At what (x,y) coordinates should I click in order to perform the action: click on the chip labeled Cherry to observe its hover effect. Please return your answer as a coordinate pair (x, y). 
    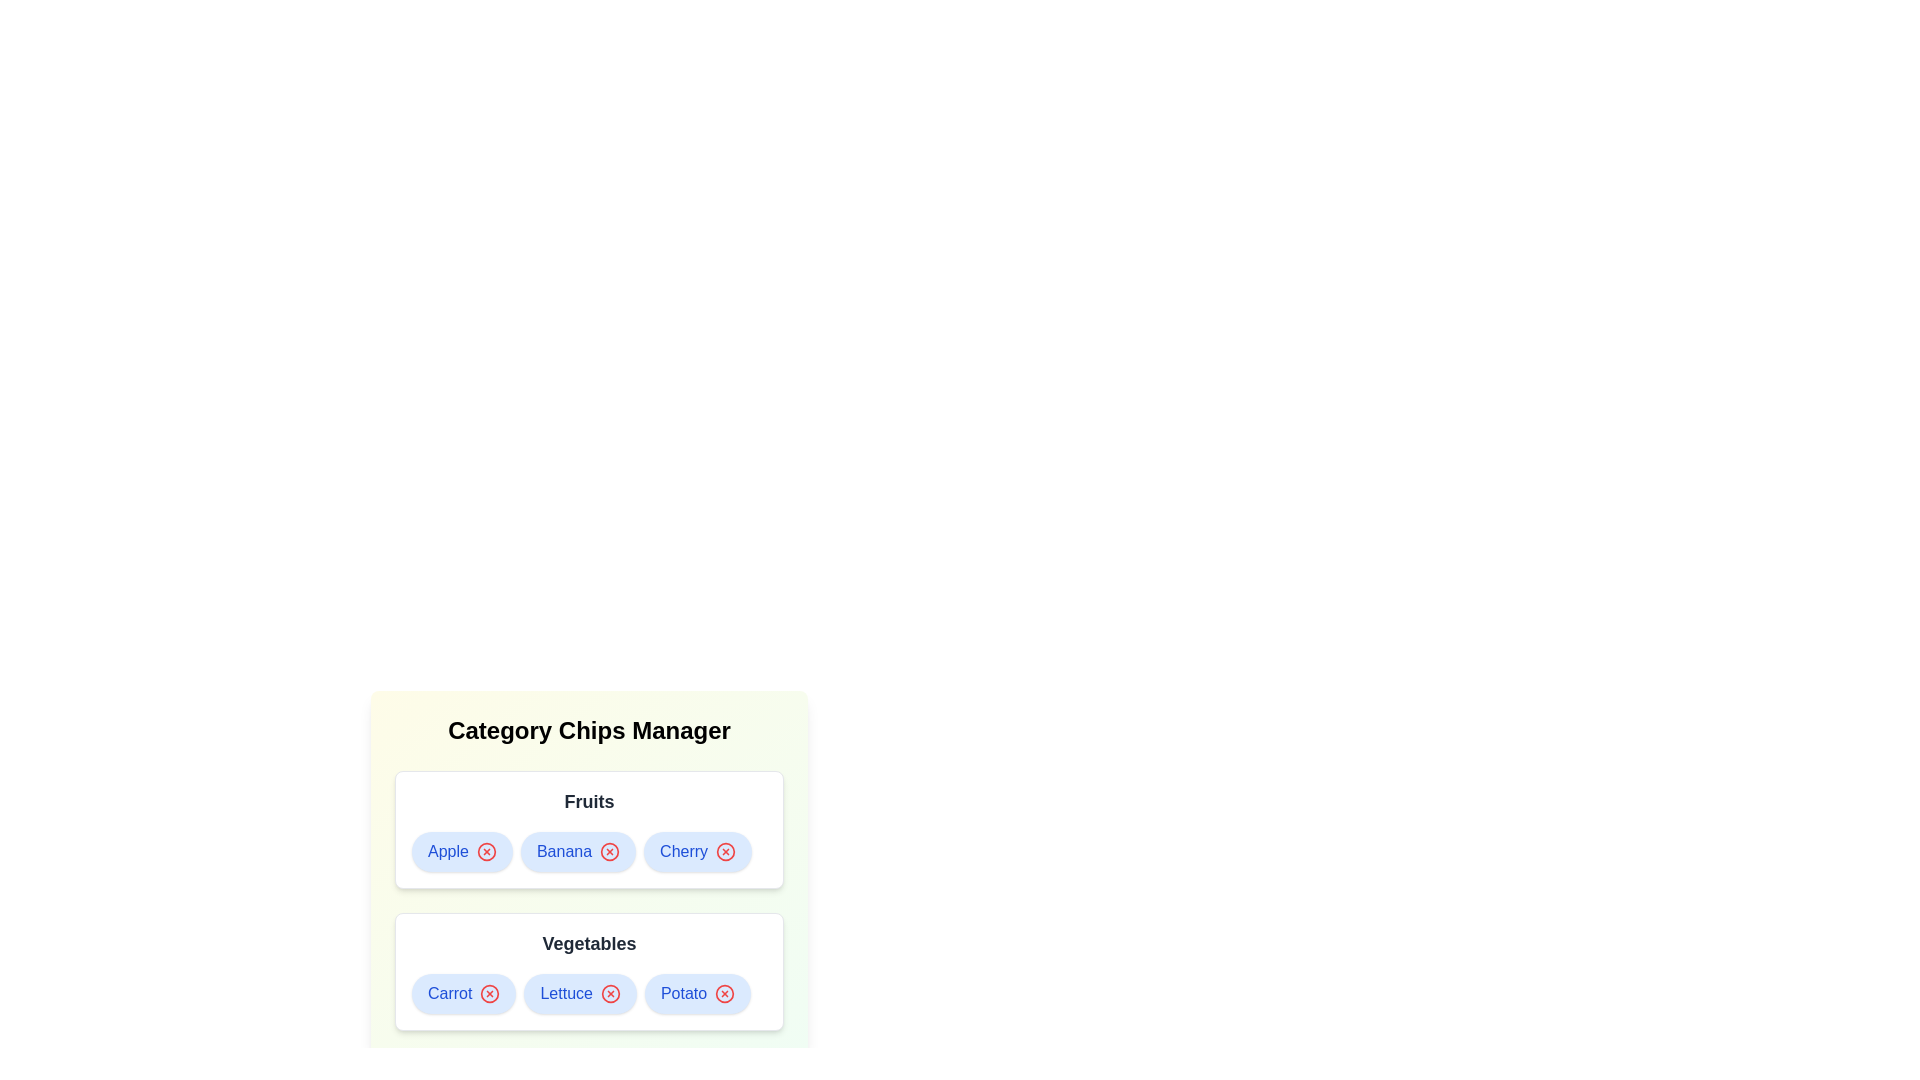
    Looking at the image, I should click on (697, 852).